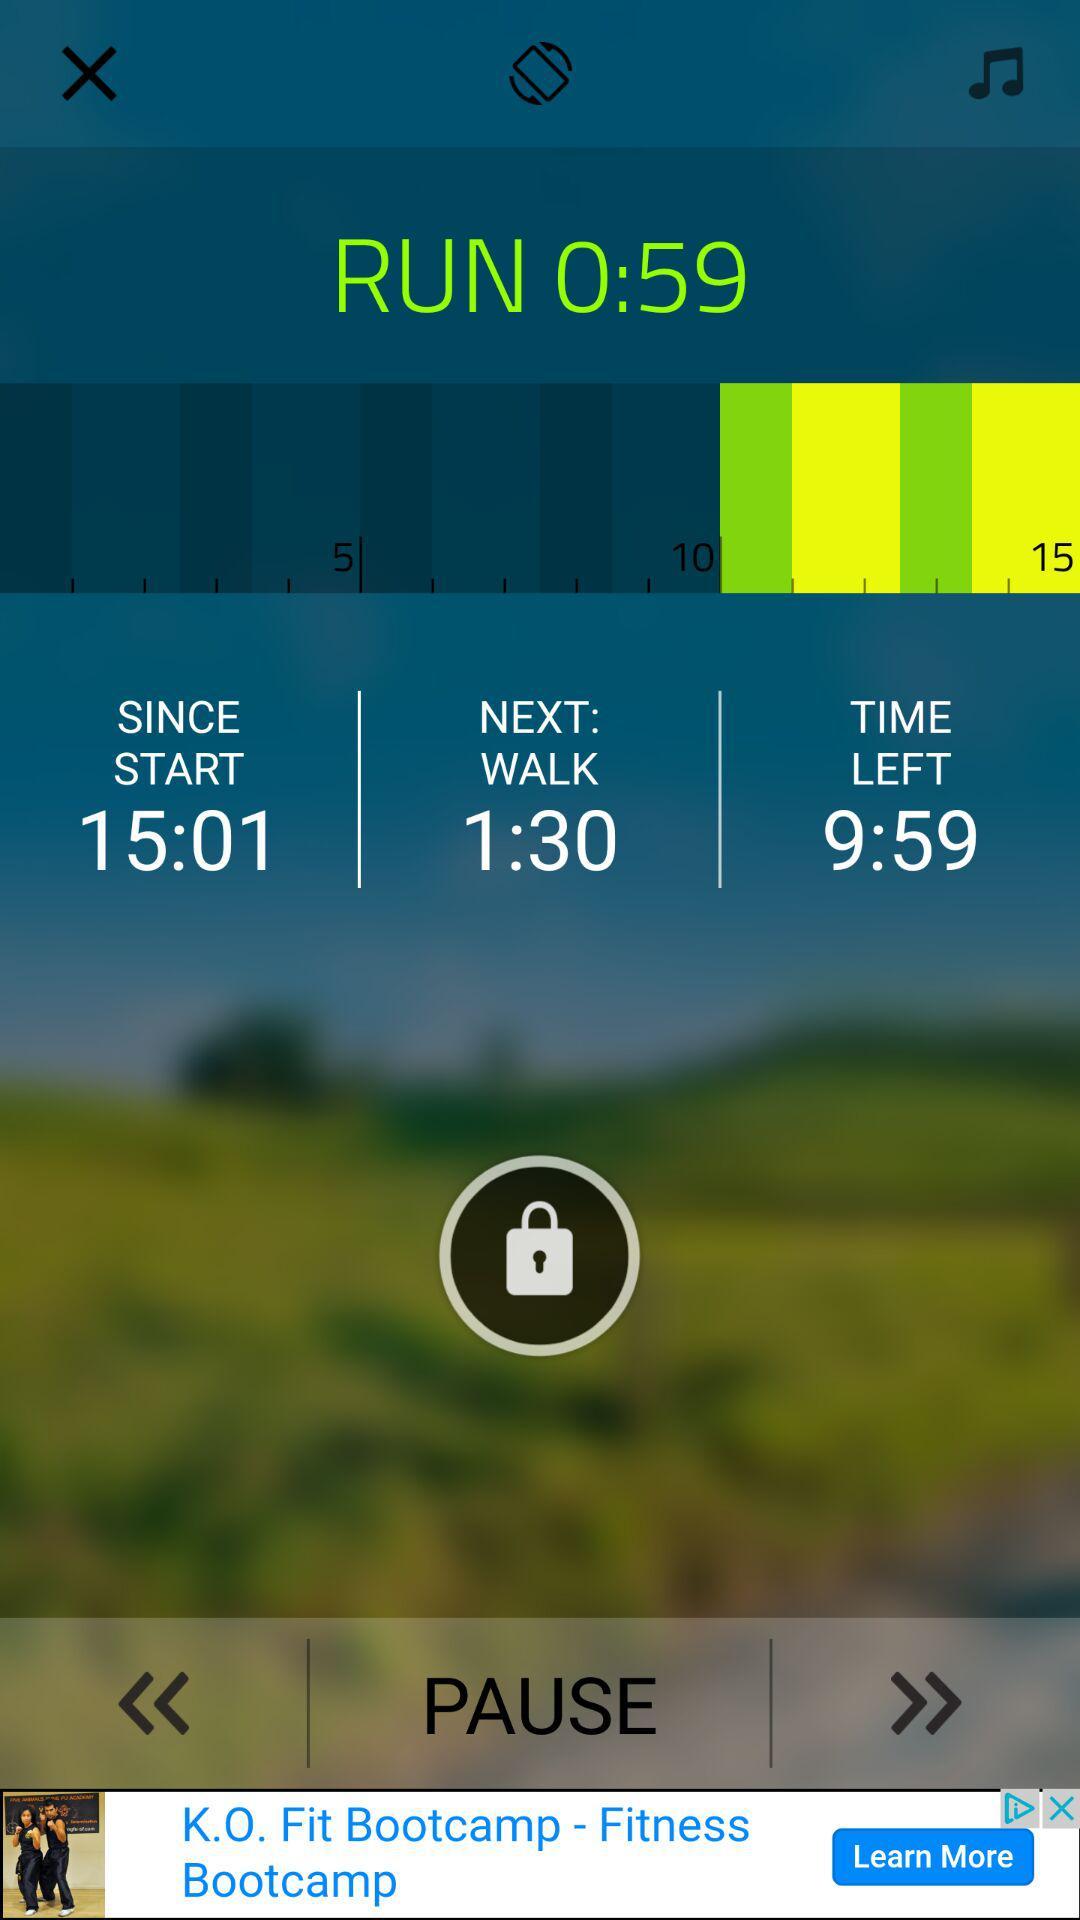 The image size is (1080, 1920). Describe the element at coordinates (152, 1702) in the screenshot. I see `the av_rewind icon` at that location.